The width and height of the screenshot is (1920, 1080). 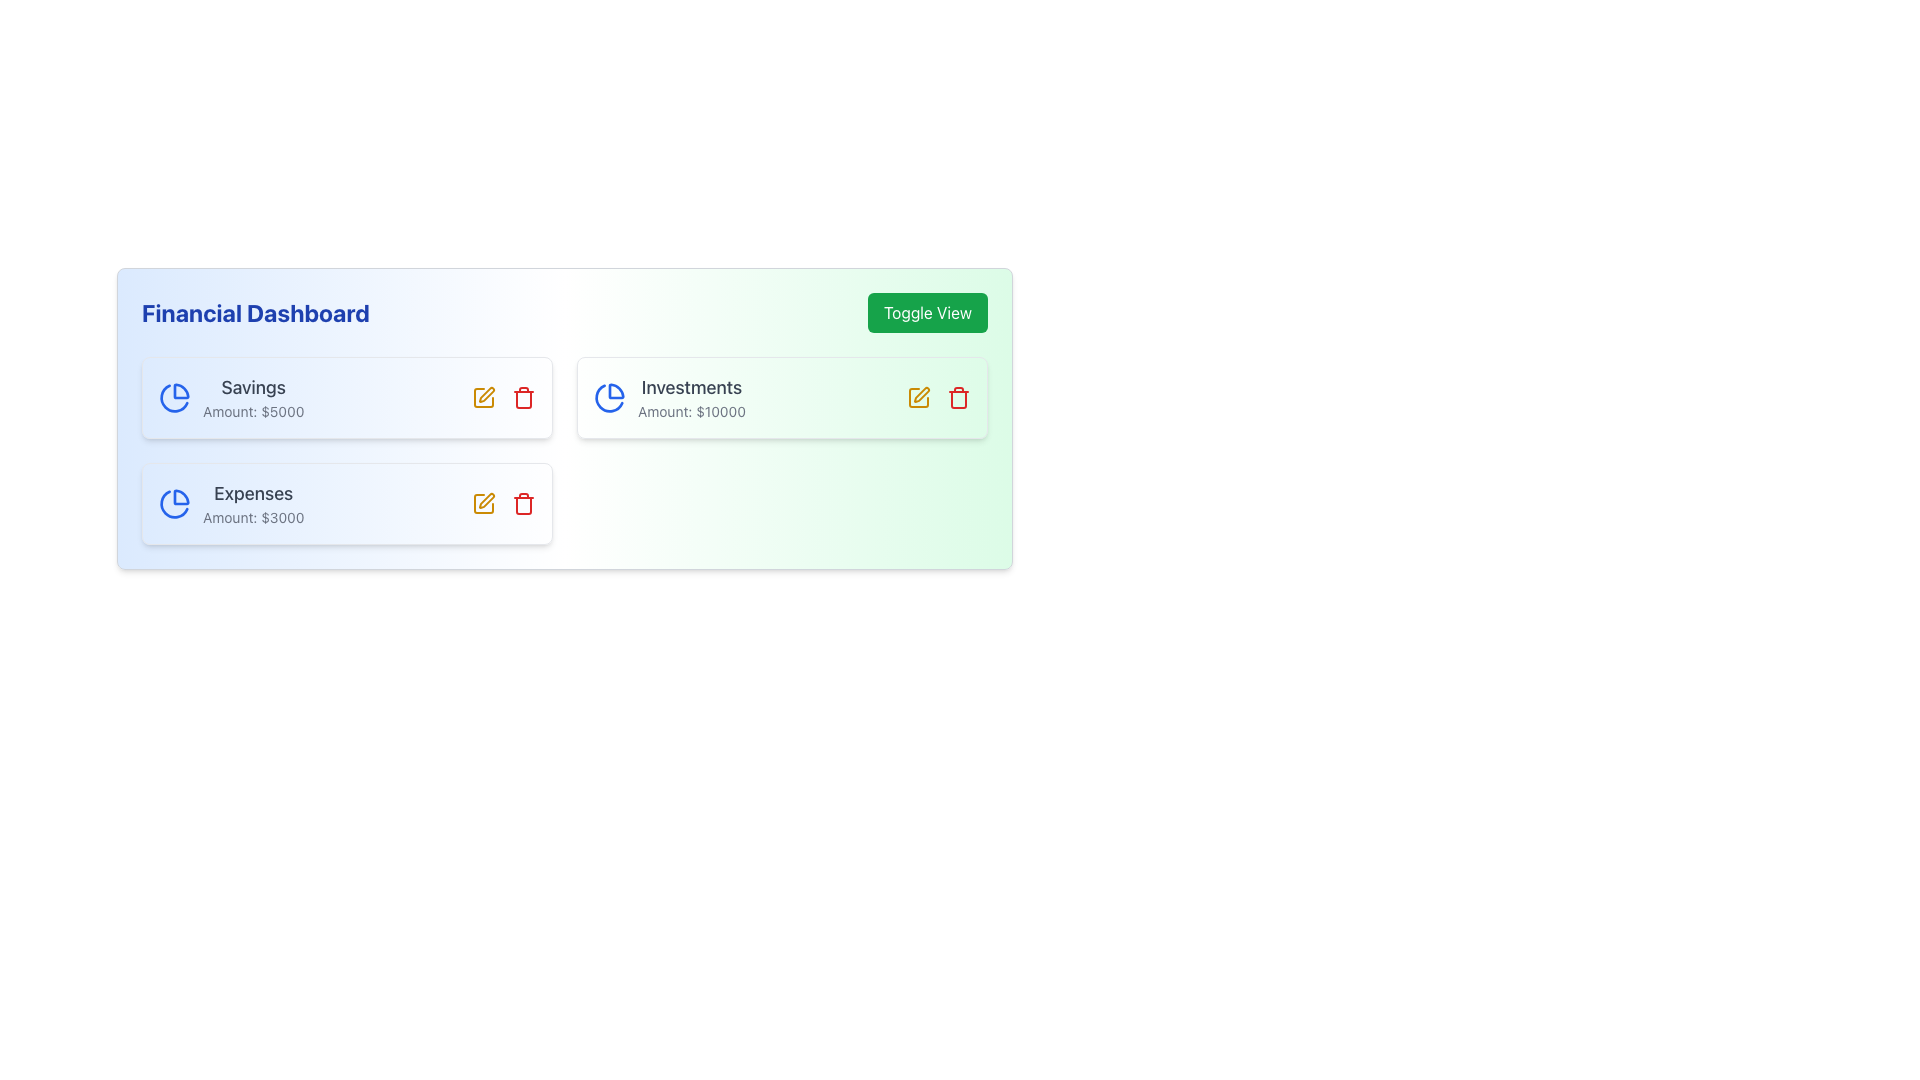 I want to click on the label 'Financial Dashboard' at the top of the dashboard component, which also includes a 'Toggle View' button on the right, so click(x=564, y=312).